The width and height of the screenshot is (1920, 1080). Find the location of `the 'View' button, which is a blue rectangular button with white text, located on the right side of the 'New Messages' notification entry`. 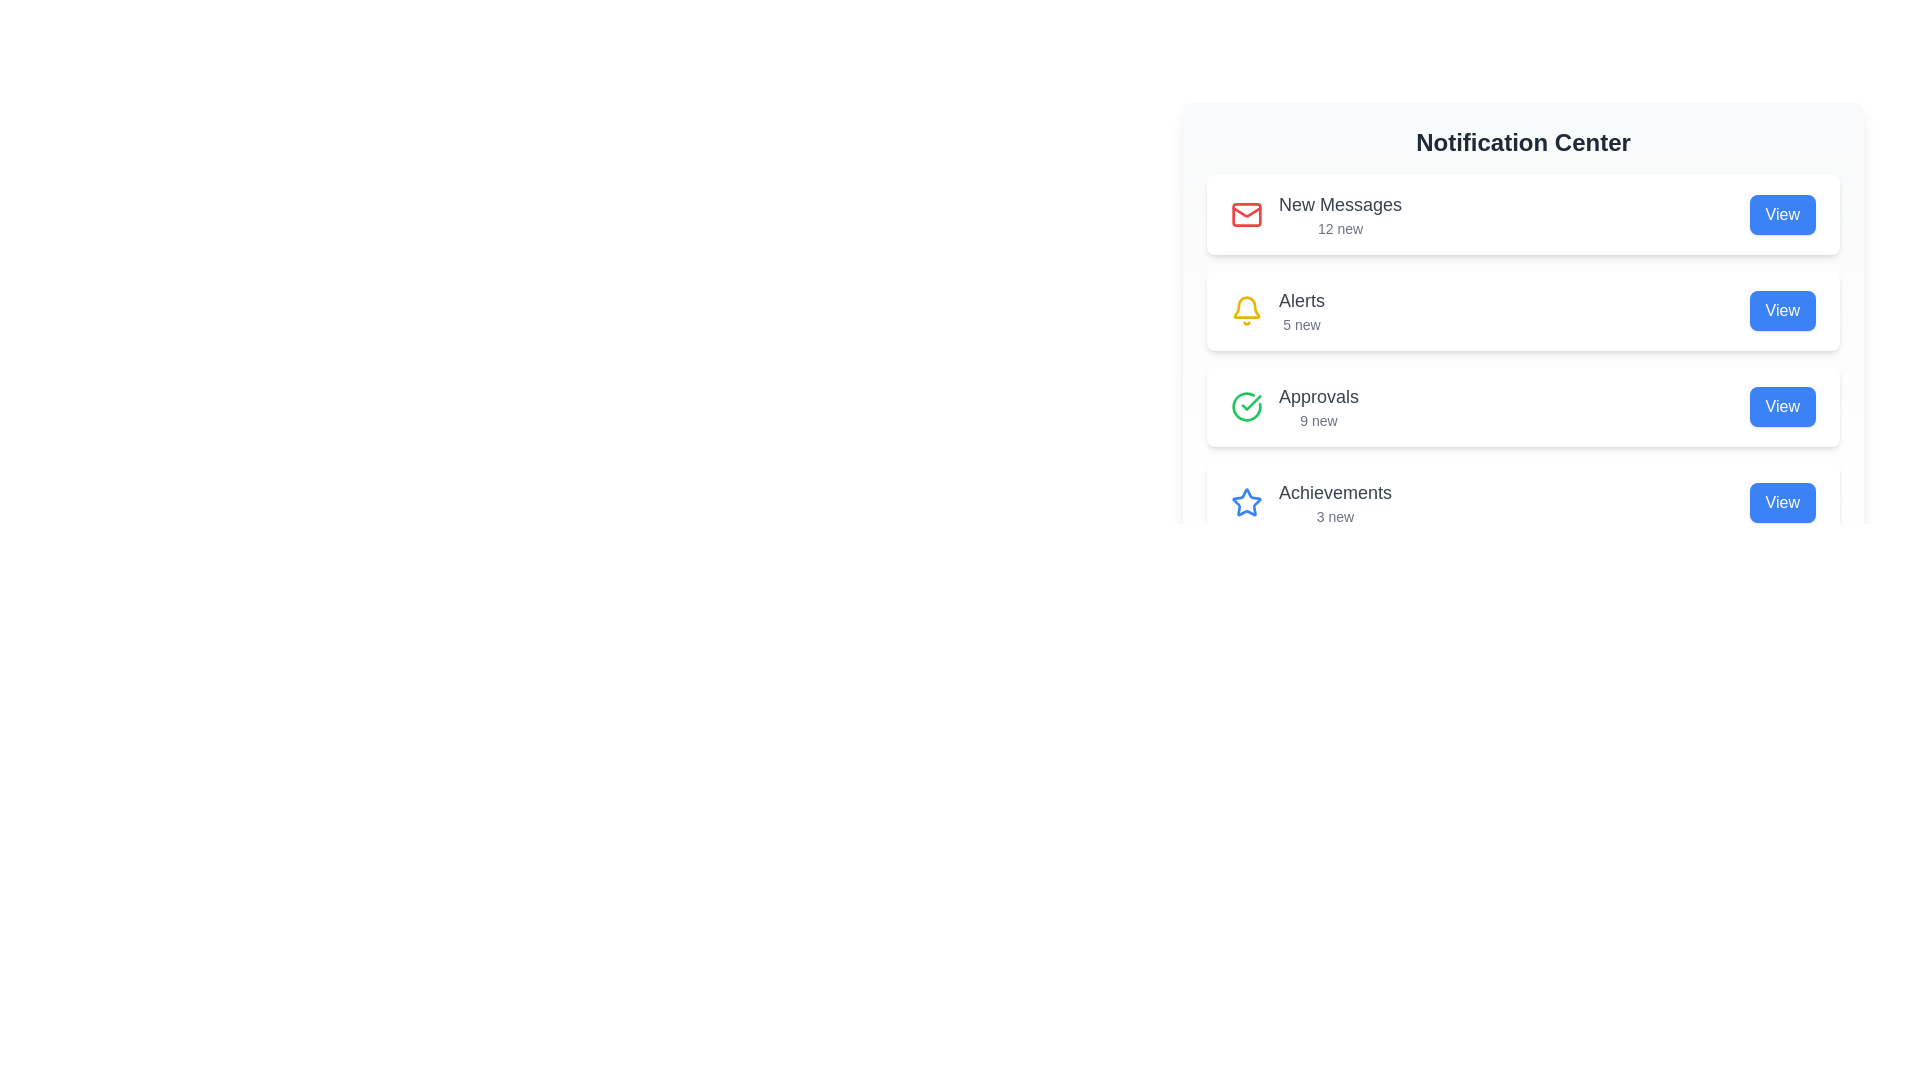

the 'View' button, which is a blue rectangular button with white text, located on the right side of the 'New Messages' notification entry is located at coordinates (1782, 215).